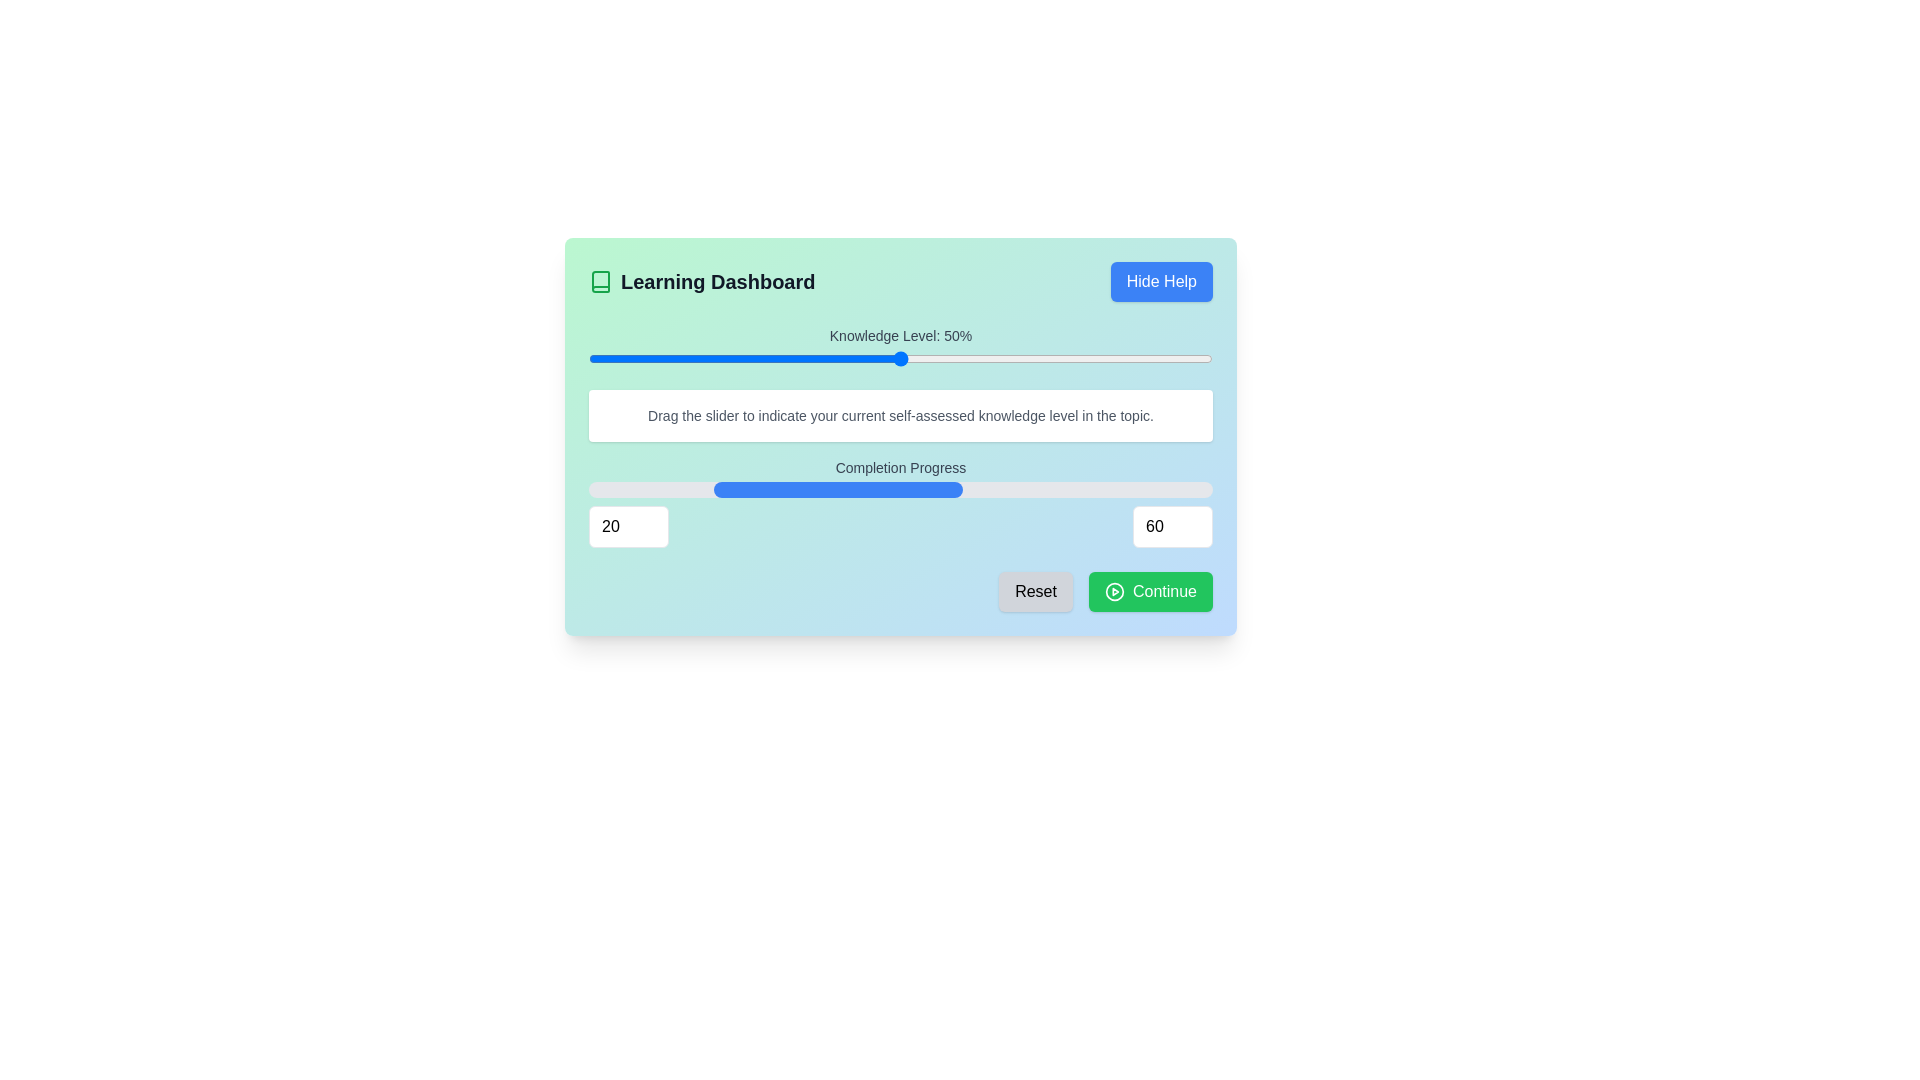  What do you see at coordinates (900, 349) in the screenshot?
I see `the percentage value displayed above the slider labeled 'Knowledge Level: 50%'` at bounding box center [900, 349].